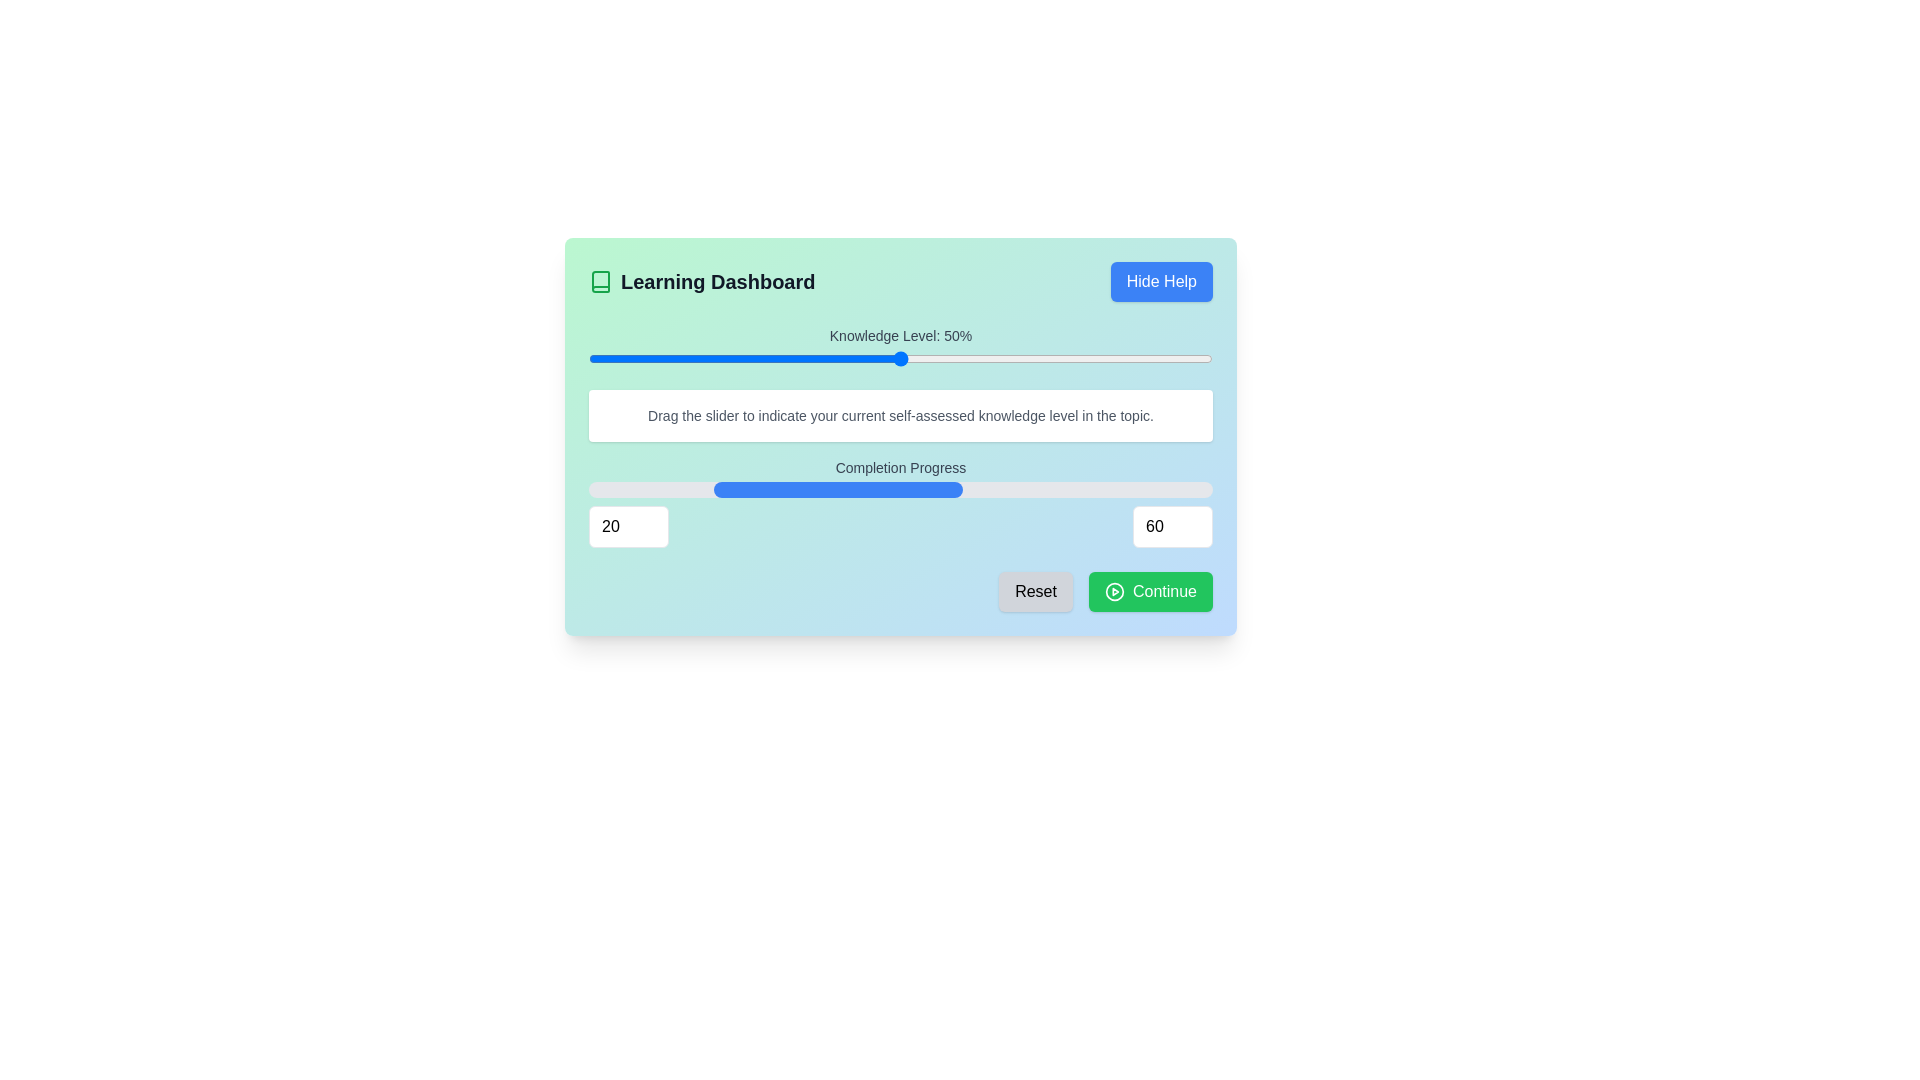  What do you see at coordinates (900, 349) in the screenshot?
I see `the percentage value displayed above the slider labeled 'Knowledge Level: 50%'` at bounding box center [900, 349].